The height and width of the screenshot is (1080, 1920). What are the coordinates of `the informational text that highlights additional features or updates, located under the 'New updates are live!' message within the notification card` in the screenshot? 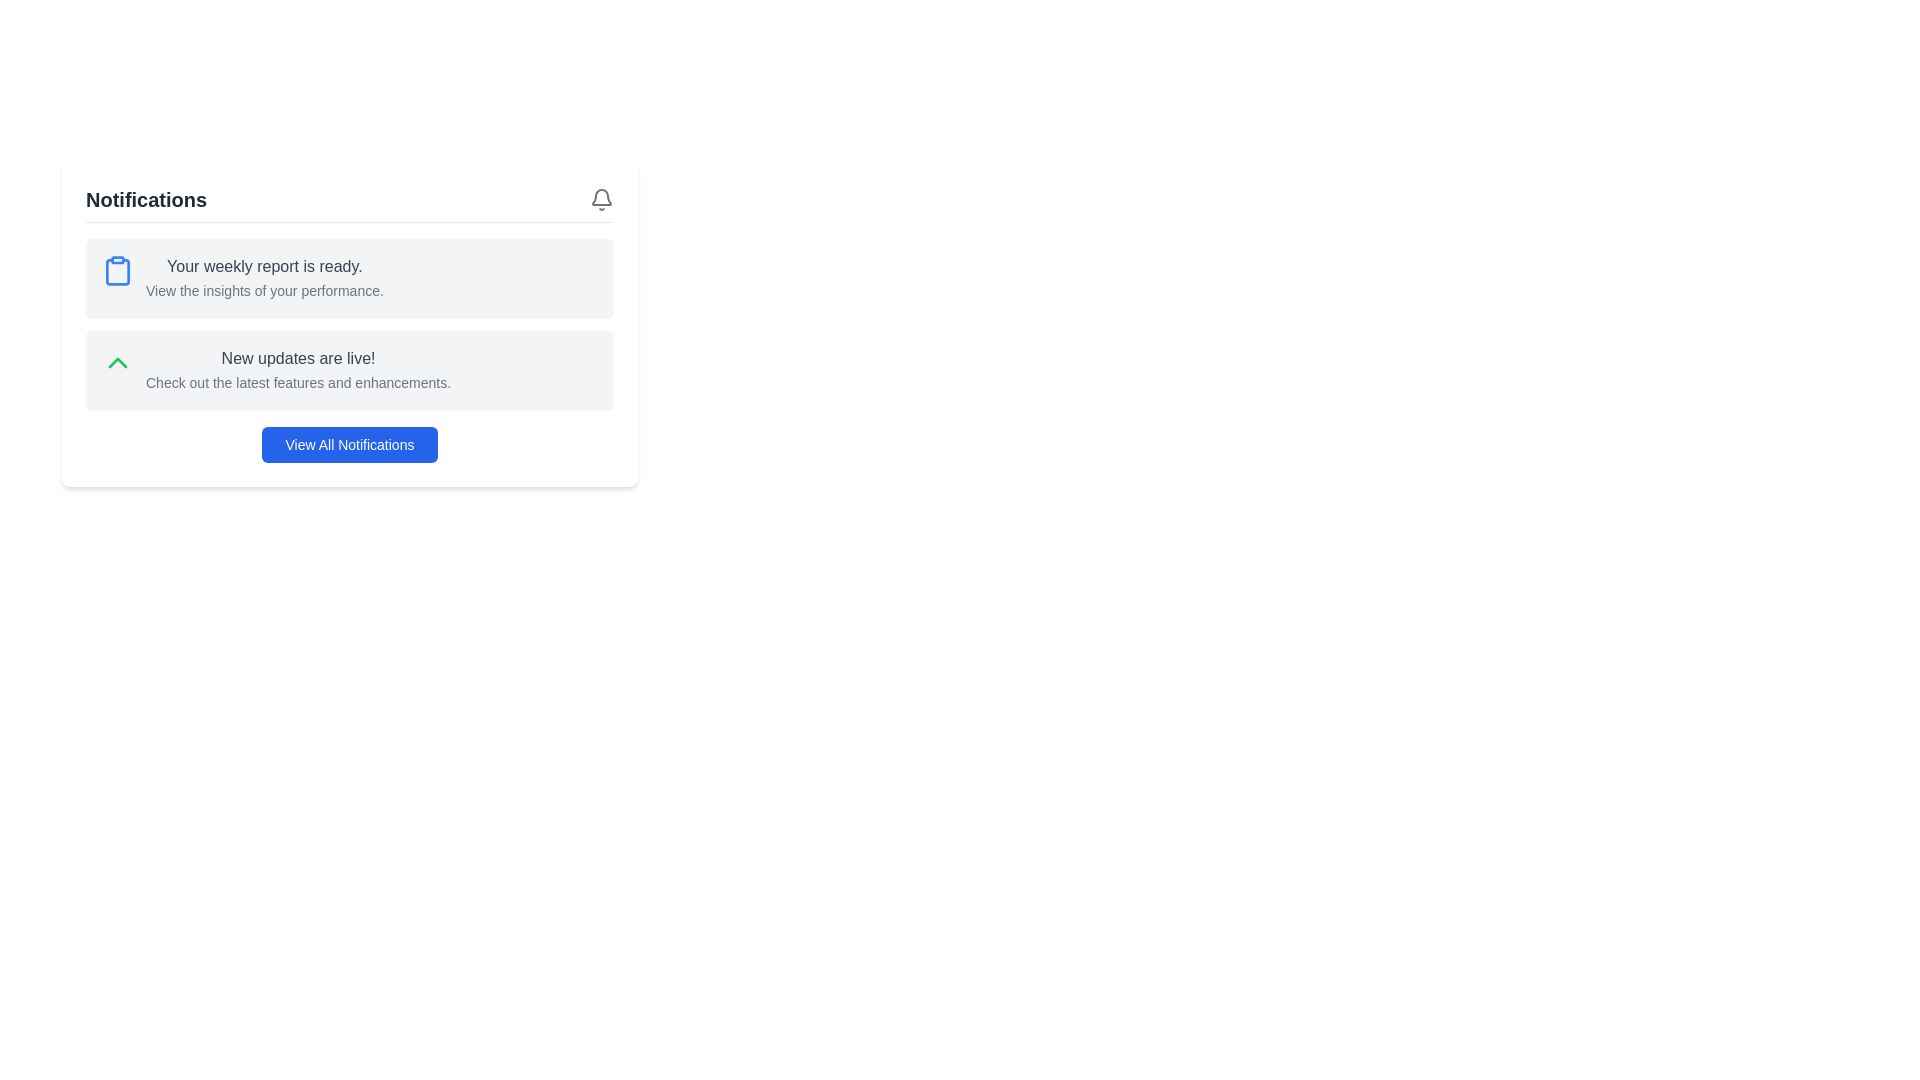 It's located at (297, 382).